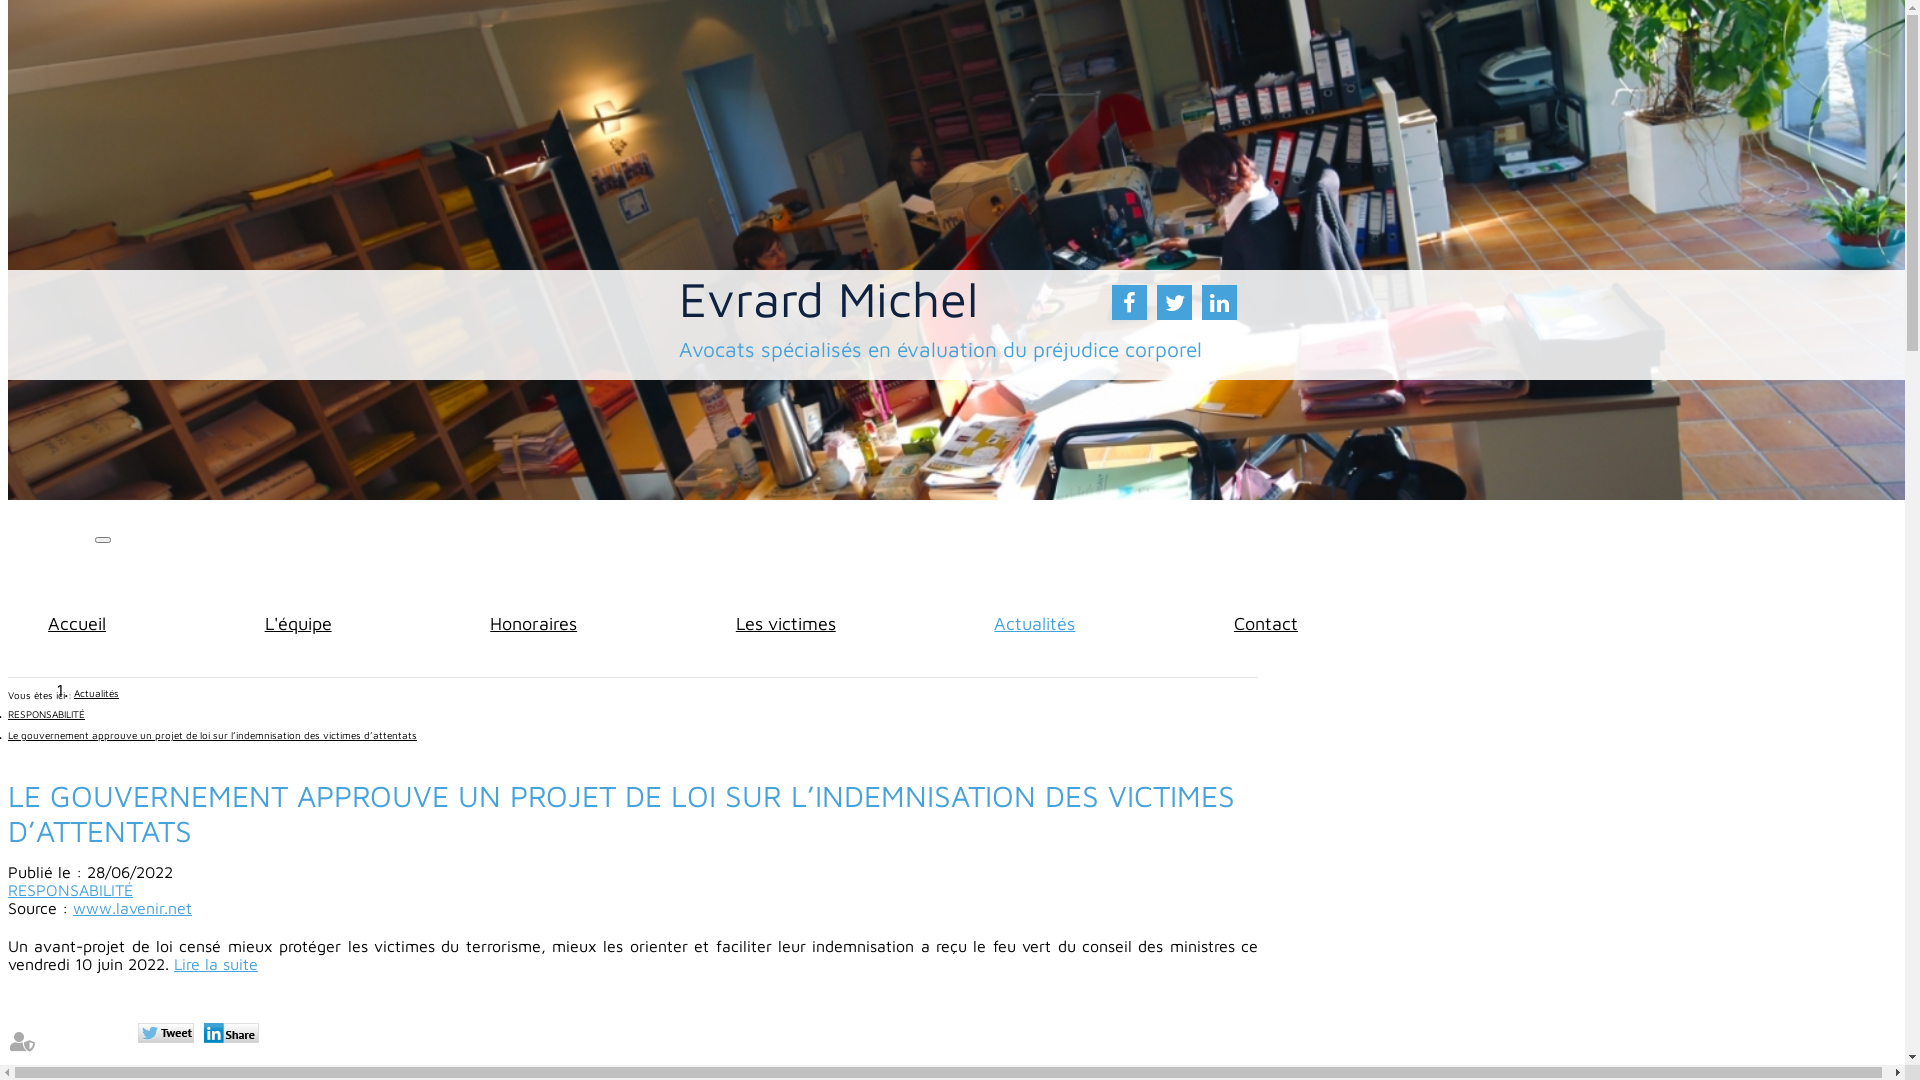 This screenshot has height=1080, width=1920. What do you see at coordinates (1218, 302) in the screenshot?
I see `'linkedin'` at bounding box center [1218, 302].